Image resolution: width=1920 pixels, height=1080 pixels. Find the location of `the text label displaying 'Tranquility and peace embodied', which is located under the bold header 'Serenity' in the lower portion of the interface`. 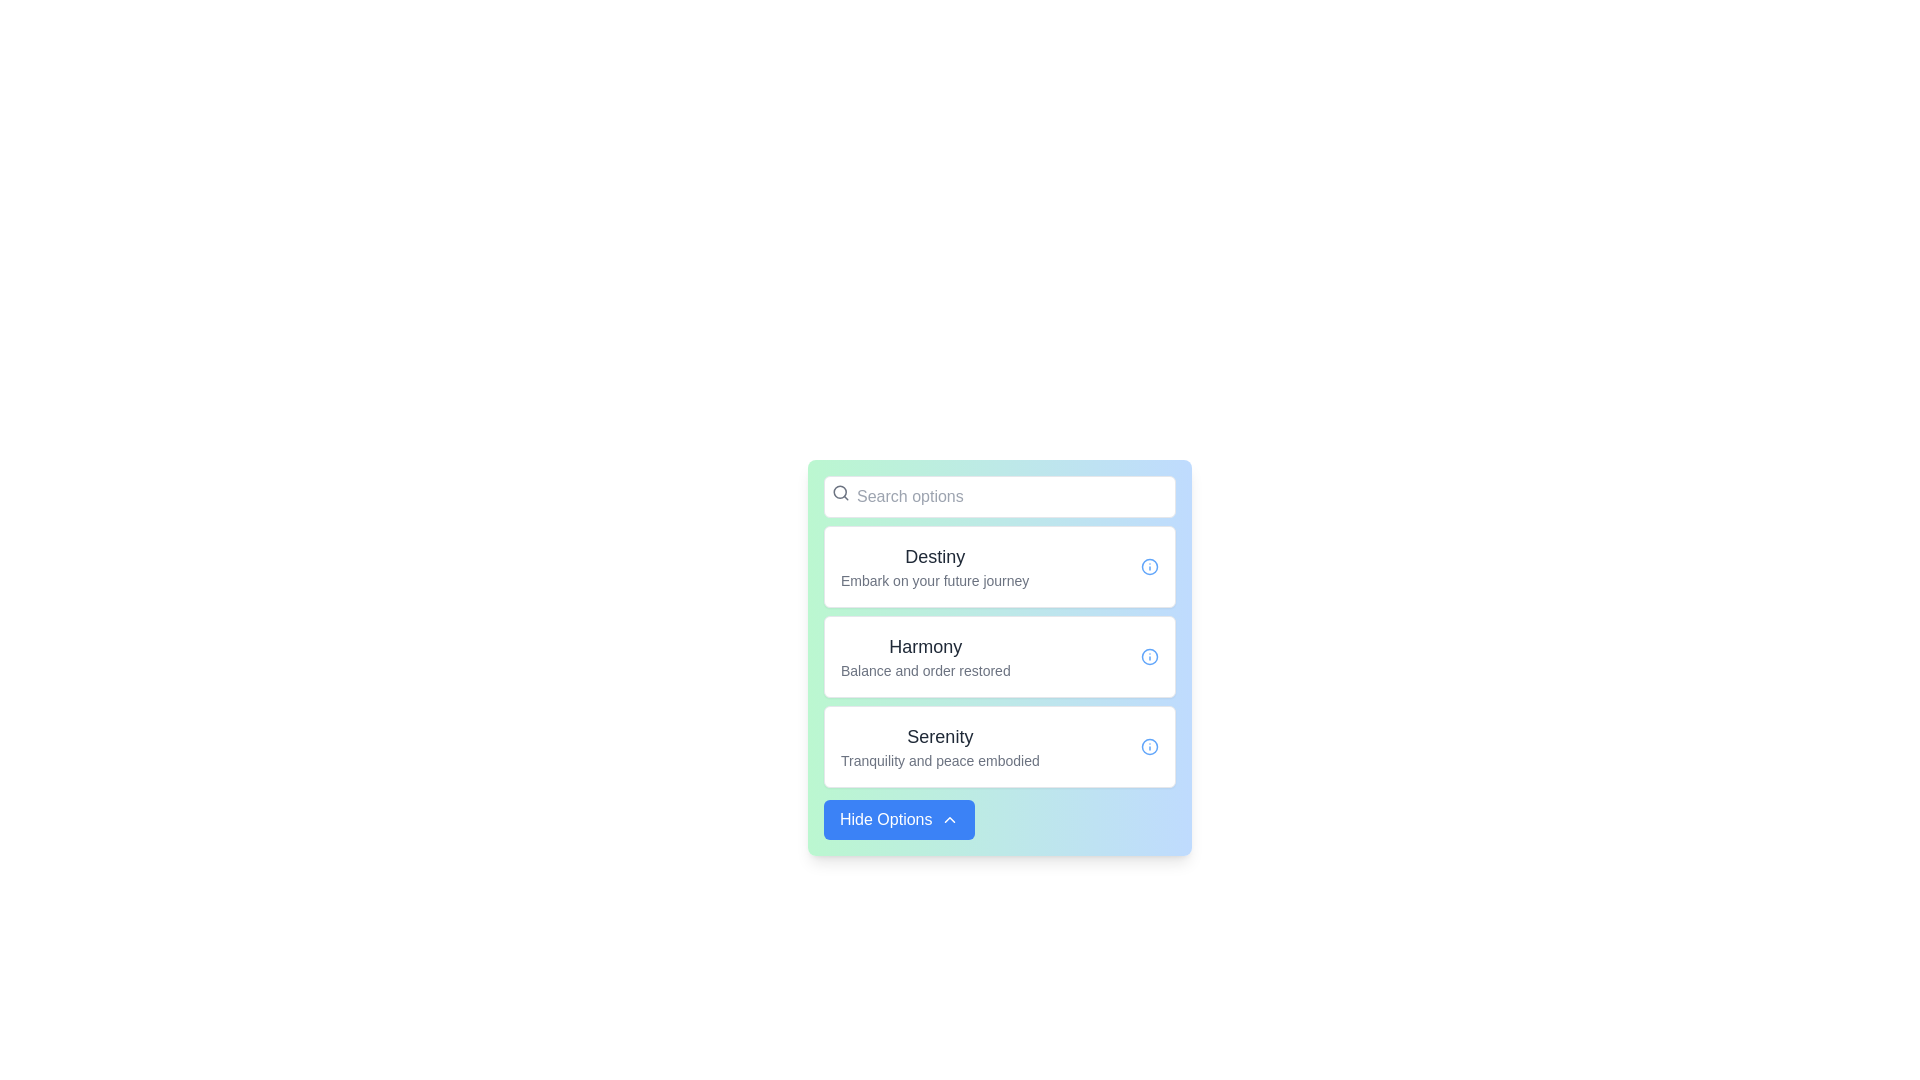

the text label displaying 'Tranquility and peace embodied', which is located under the bold header 'Serenity' in the lower portion of the interface is located at coordinates (939, 760).